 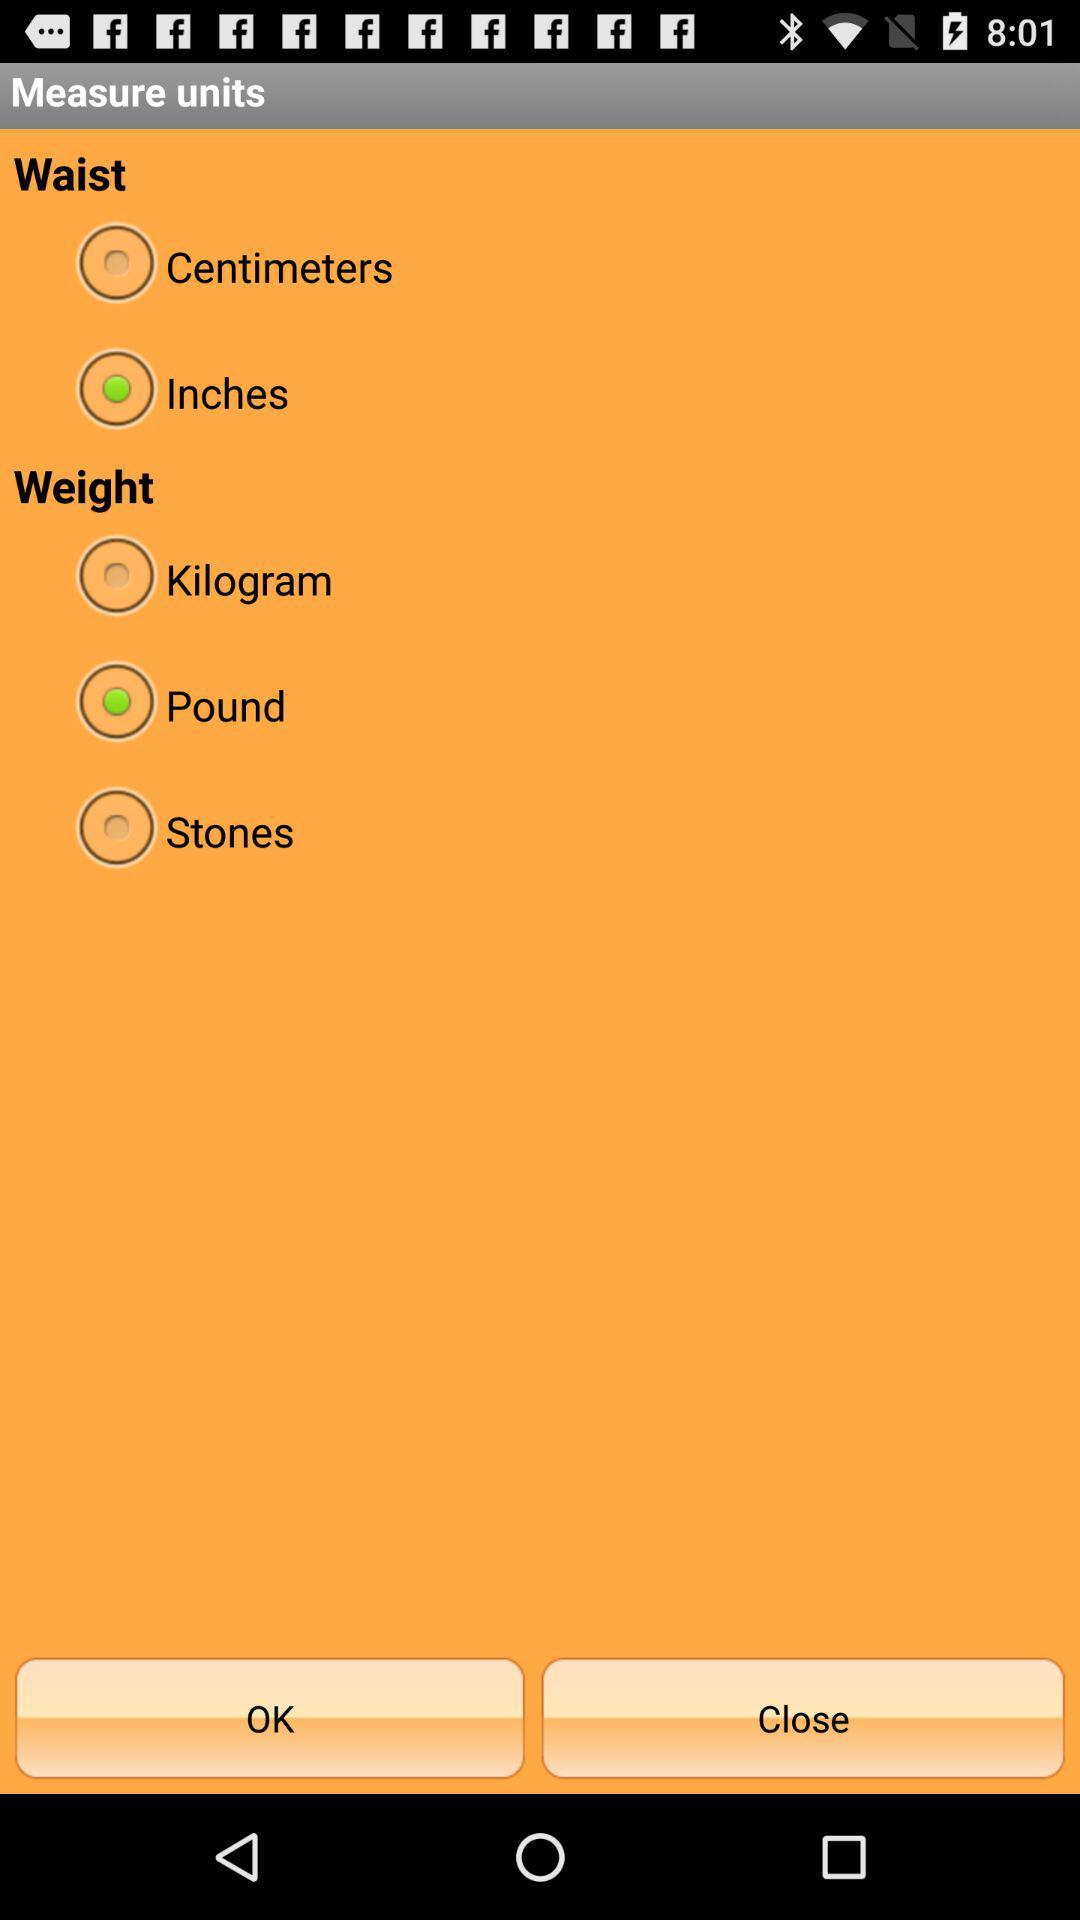 I want to click on item above the stones radio button, so click(x=540, y=705).